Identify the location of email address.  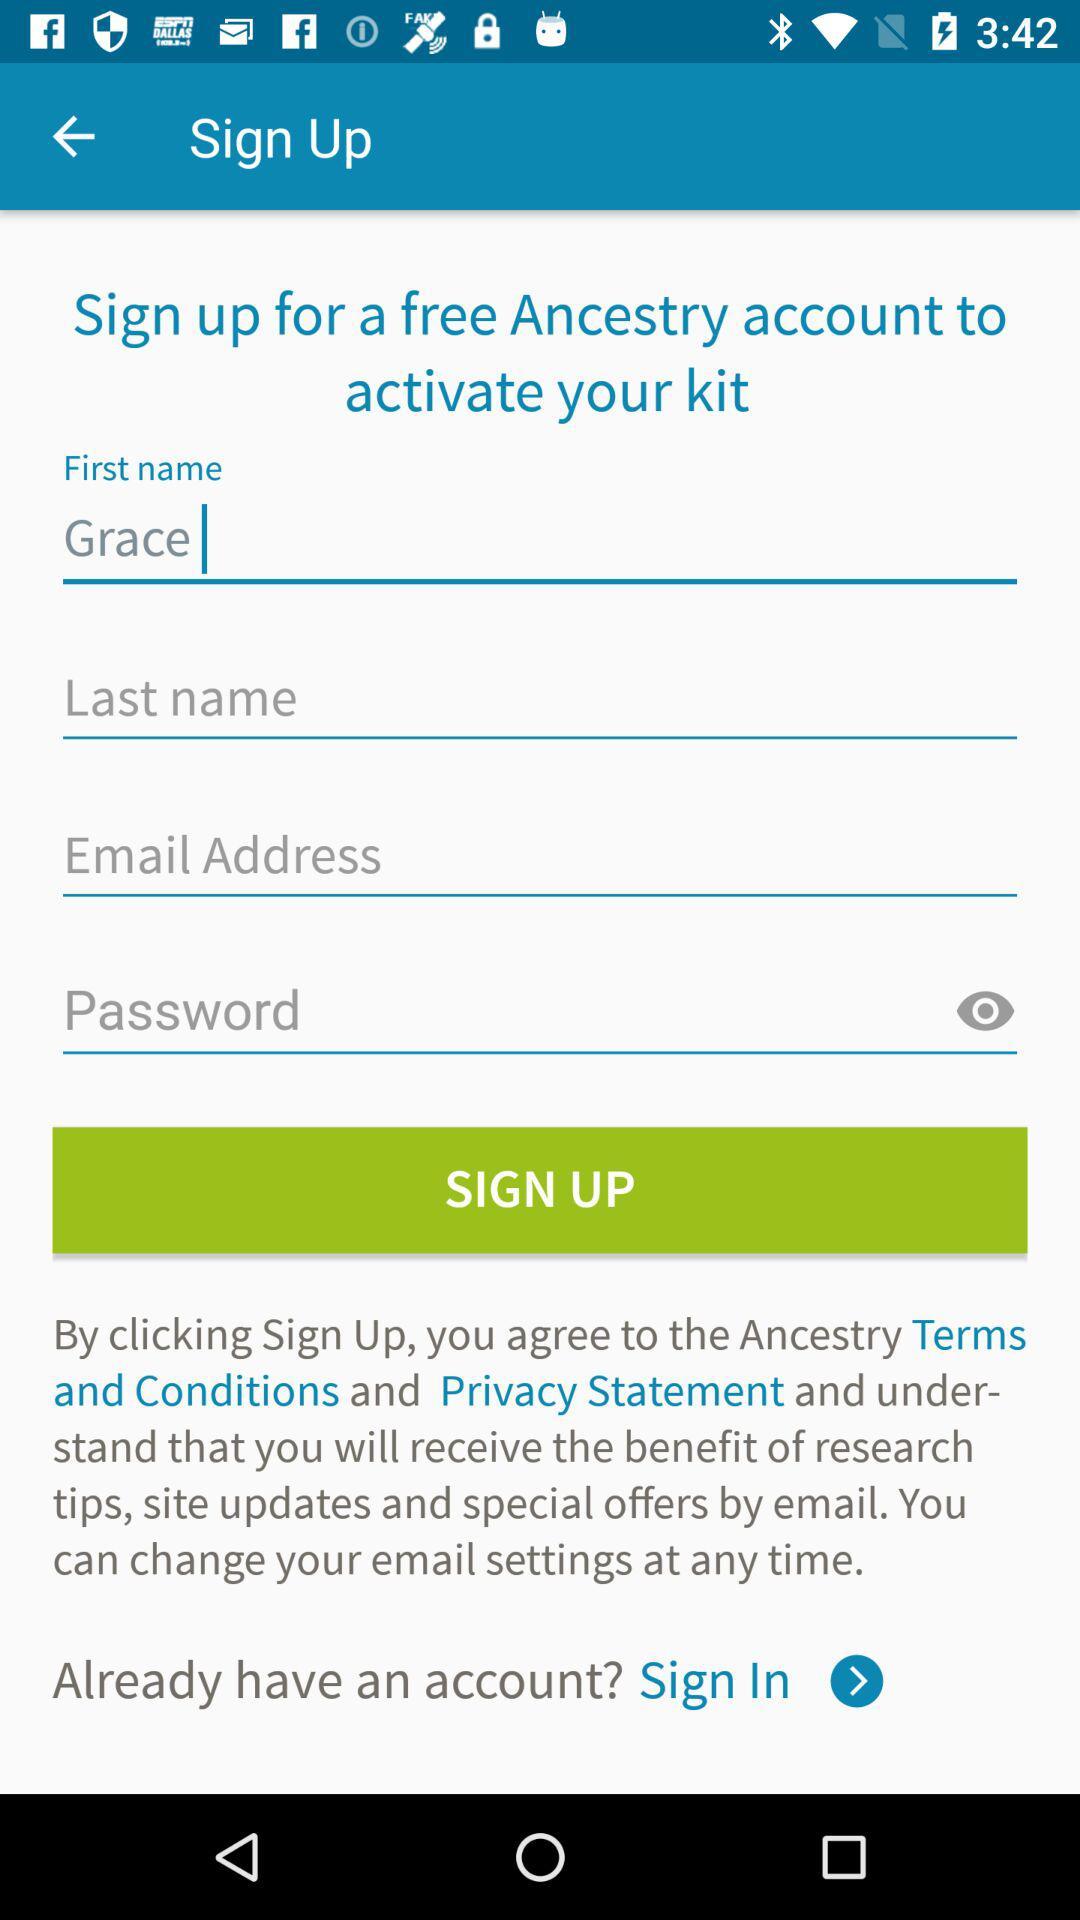
(540, 854).